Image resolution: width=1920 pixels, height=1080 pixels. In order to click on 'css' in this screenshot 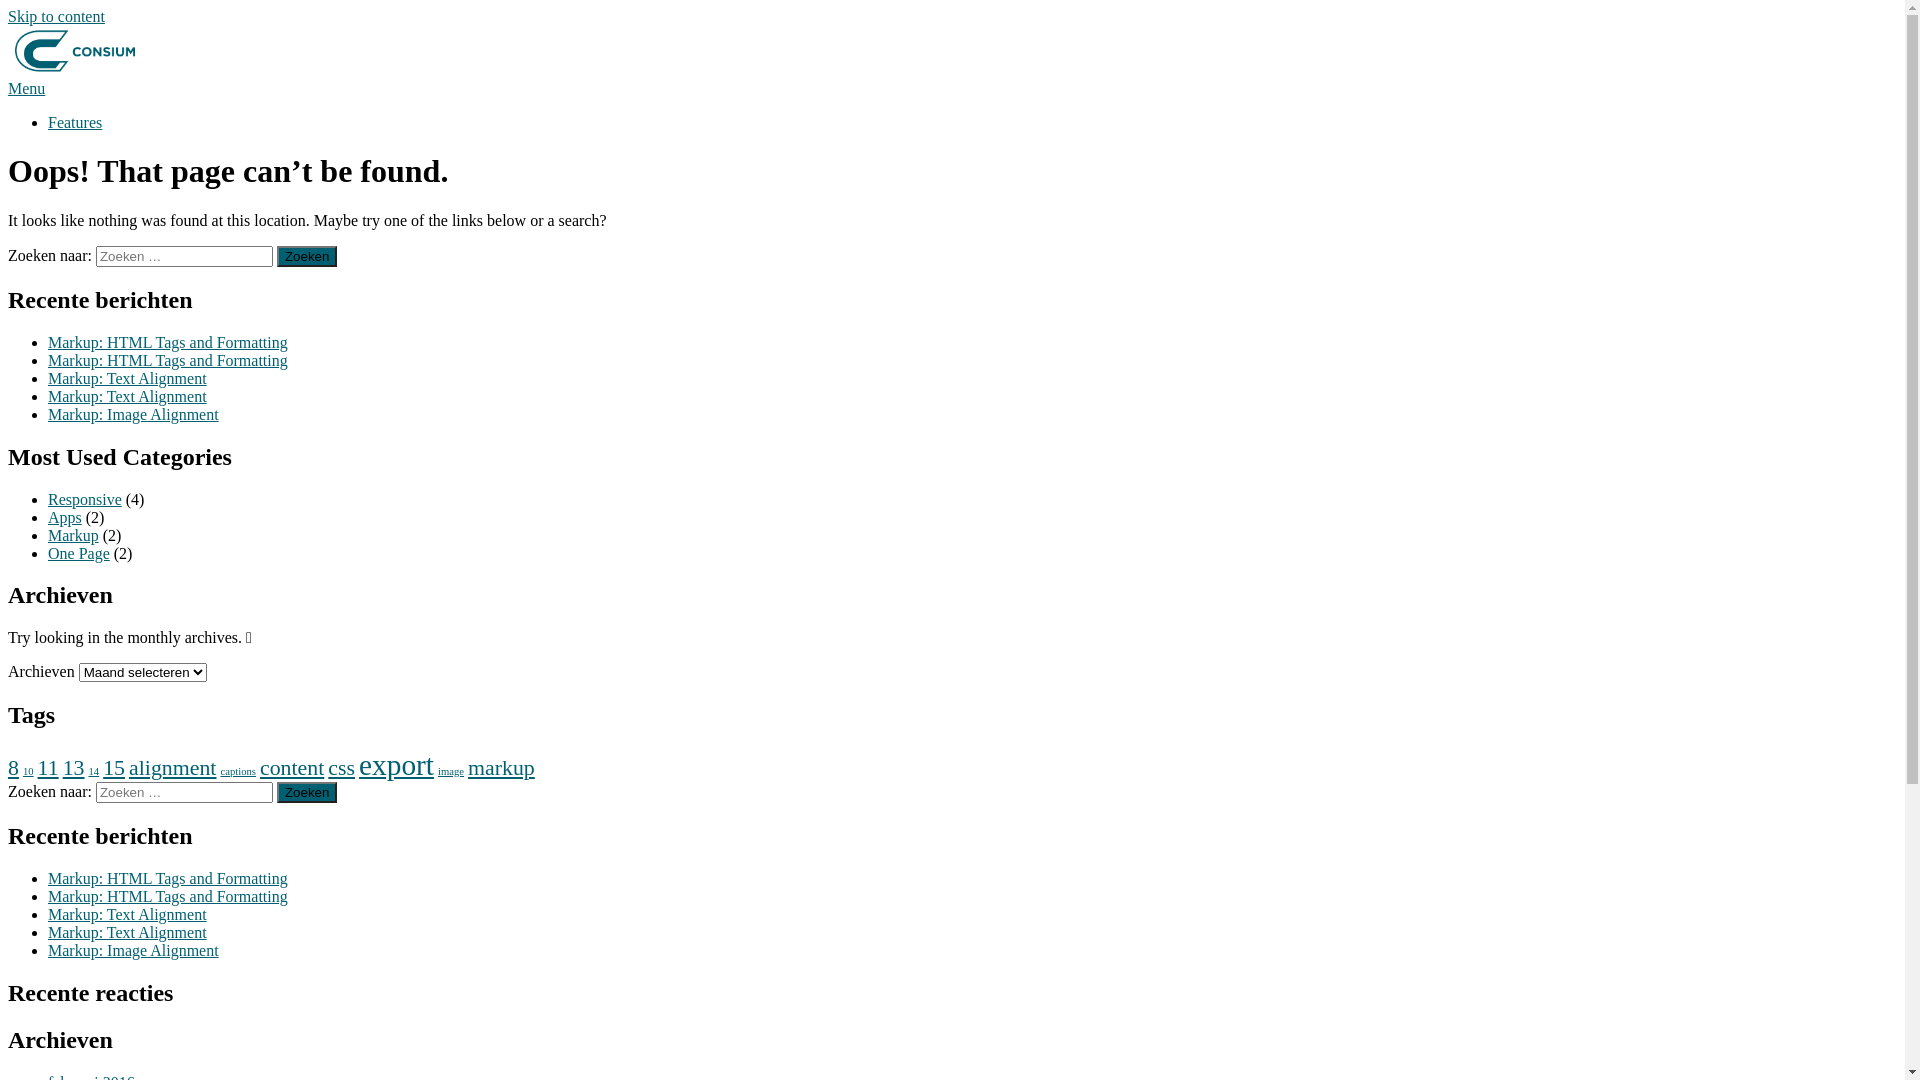, I will do `click(327, 766)`.